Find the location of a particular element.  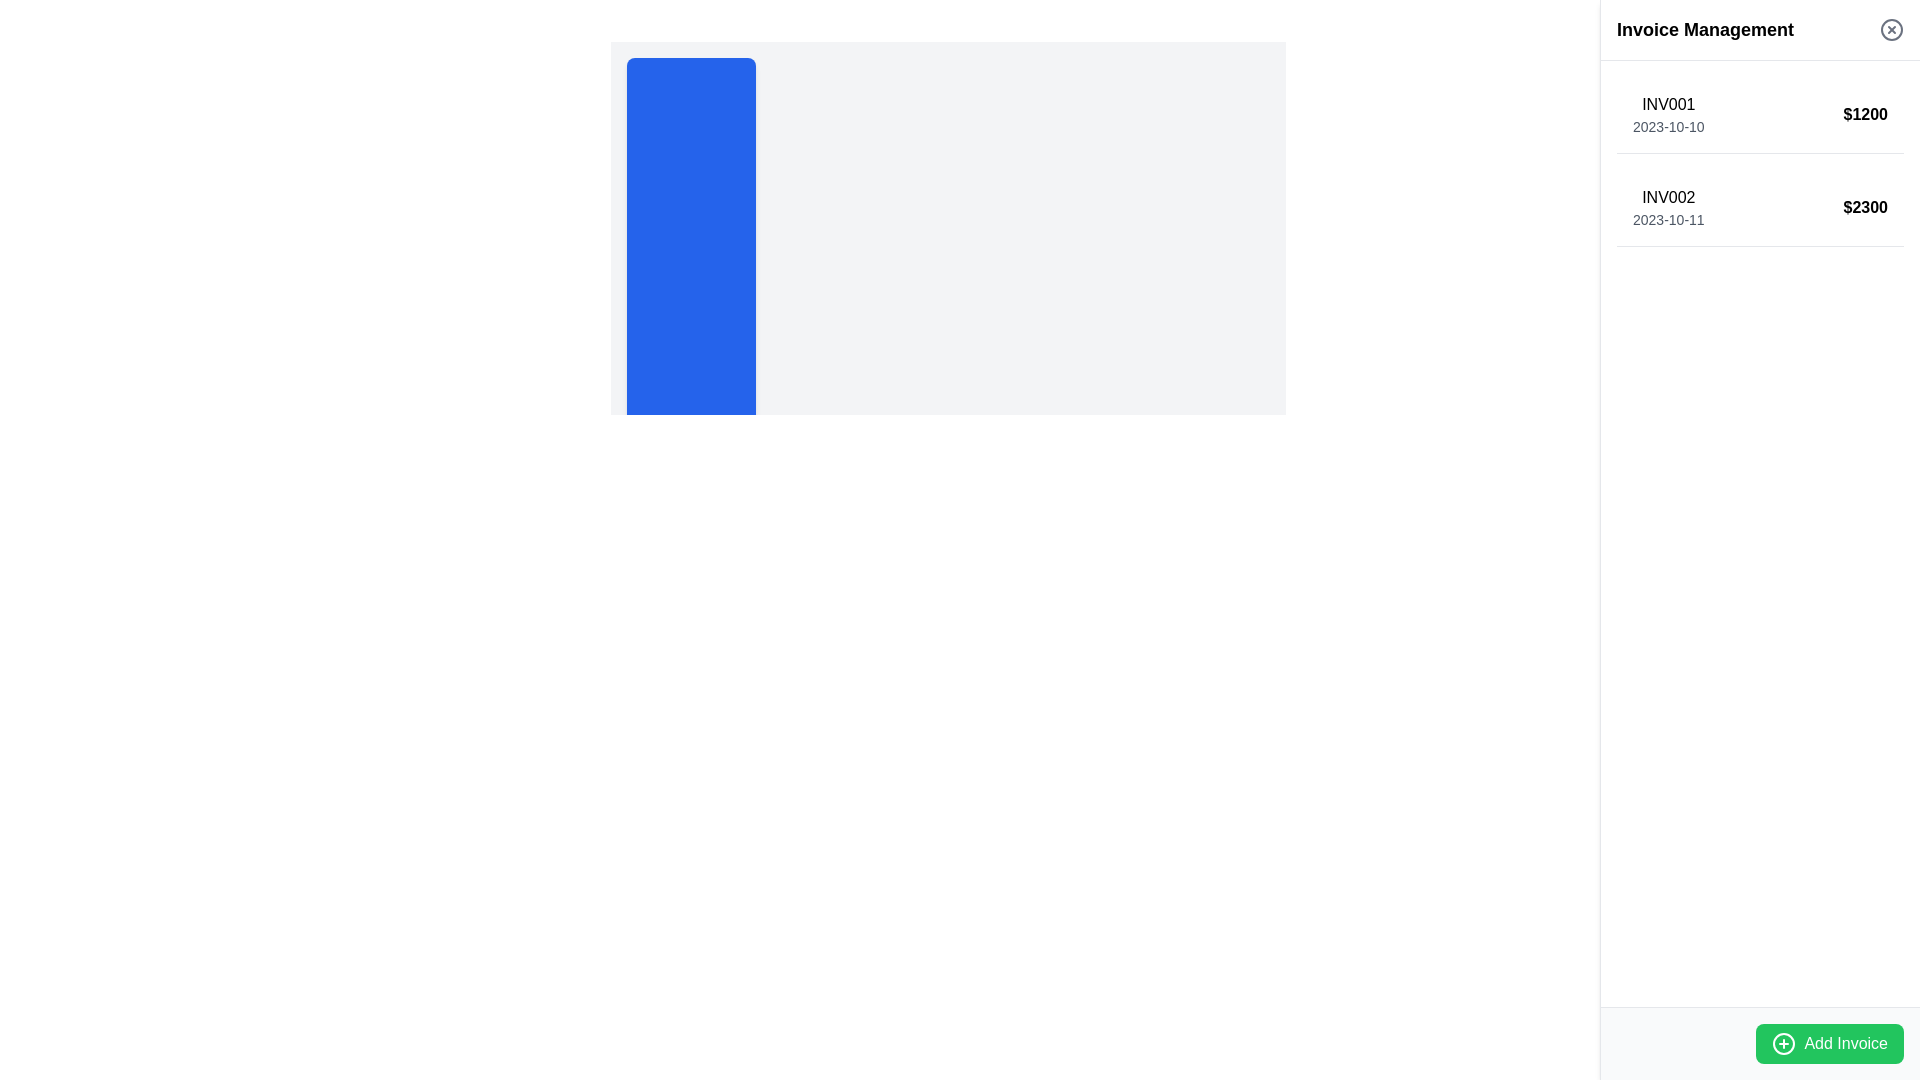

the monetary value text label displaying '$1200', which is positioned in the top item of a vertical list of invoices on the right side of the interface is located at coordinates (1864, 115).